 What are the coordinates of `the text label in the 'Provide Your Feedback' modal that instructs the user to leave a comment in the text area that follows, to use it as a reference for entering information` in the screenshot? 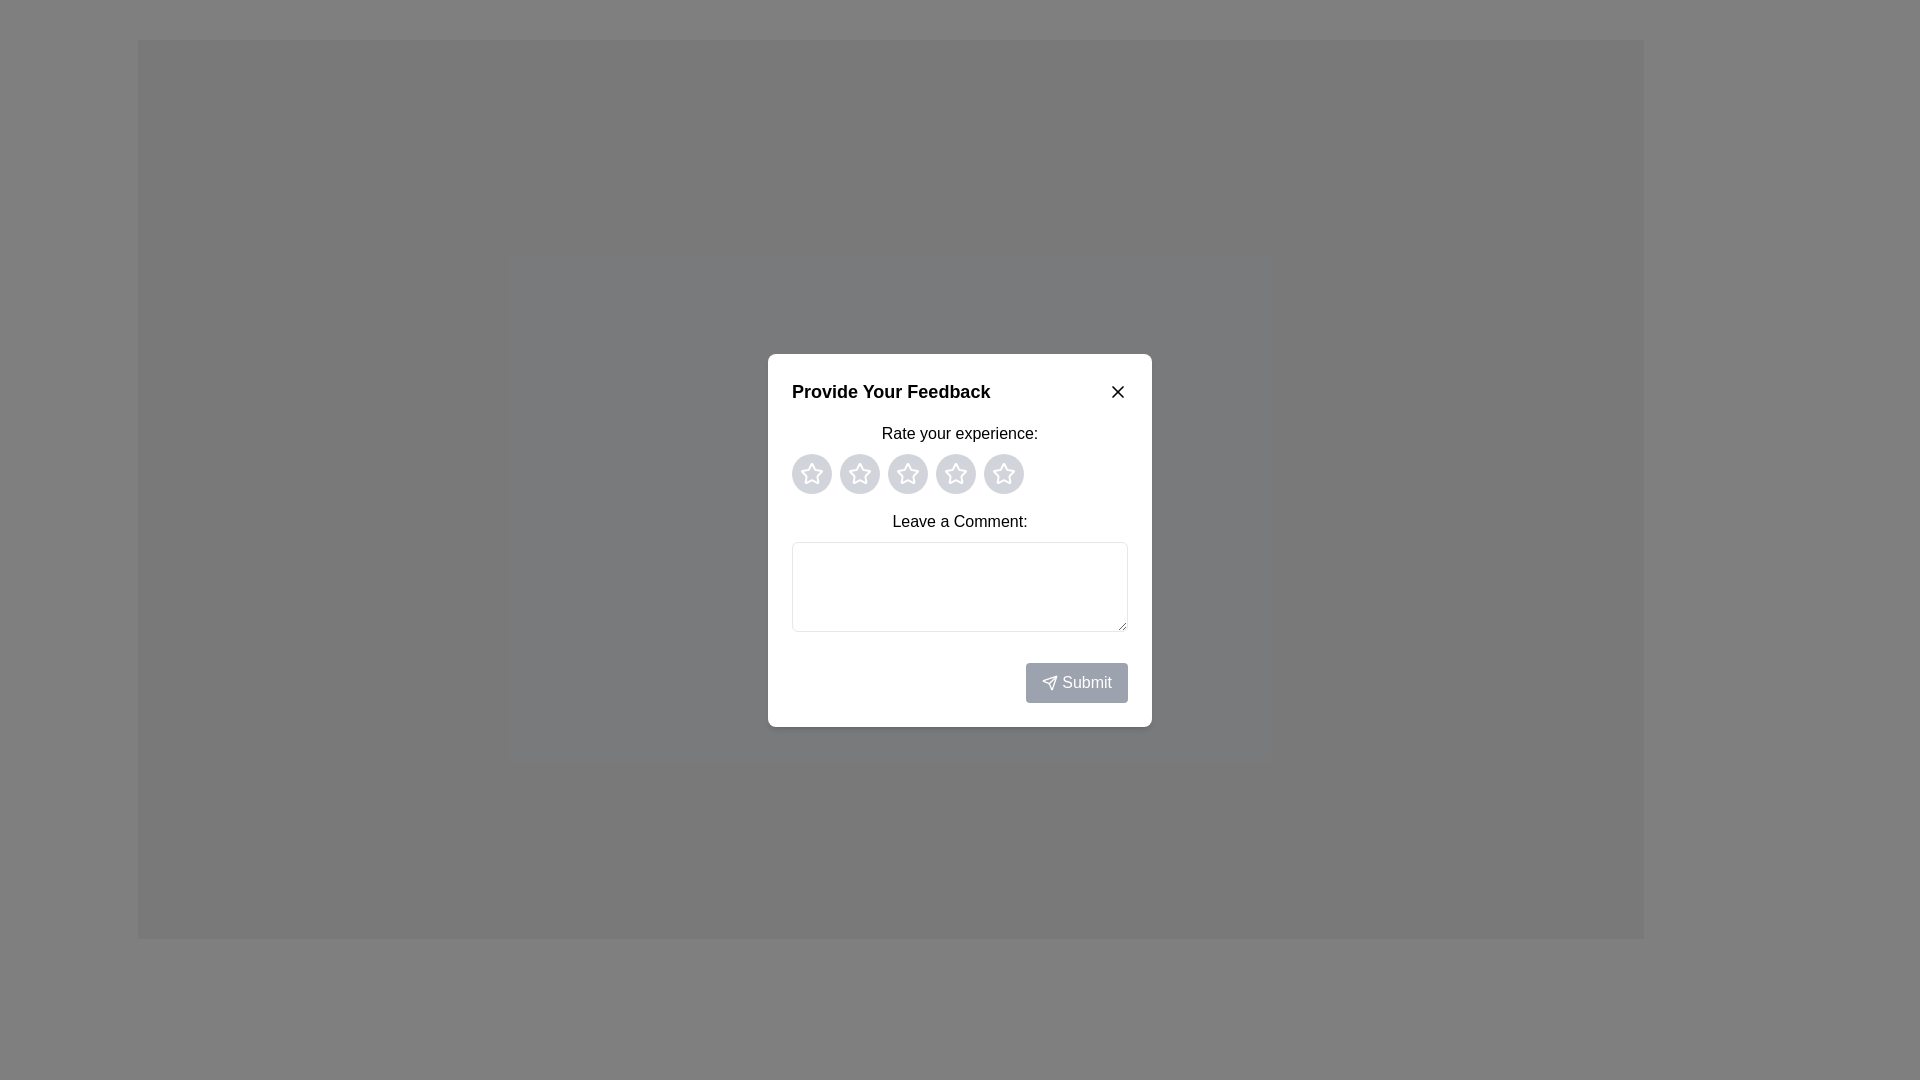 It's located at (960, 519).